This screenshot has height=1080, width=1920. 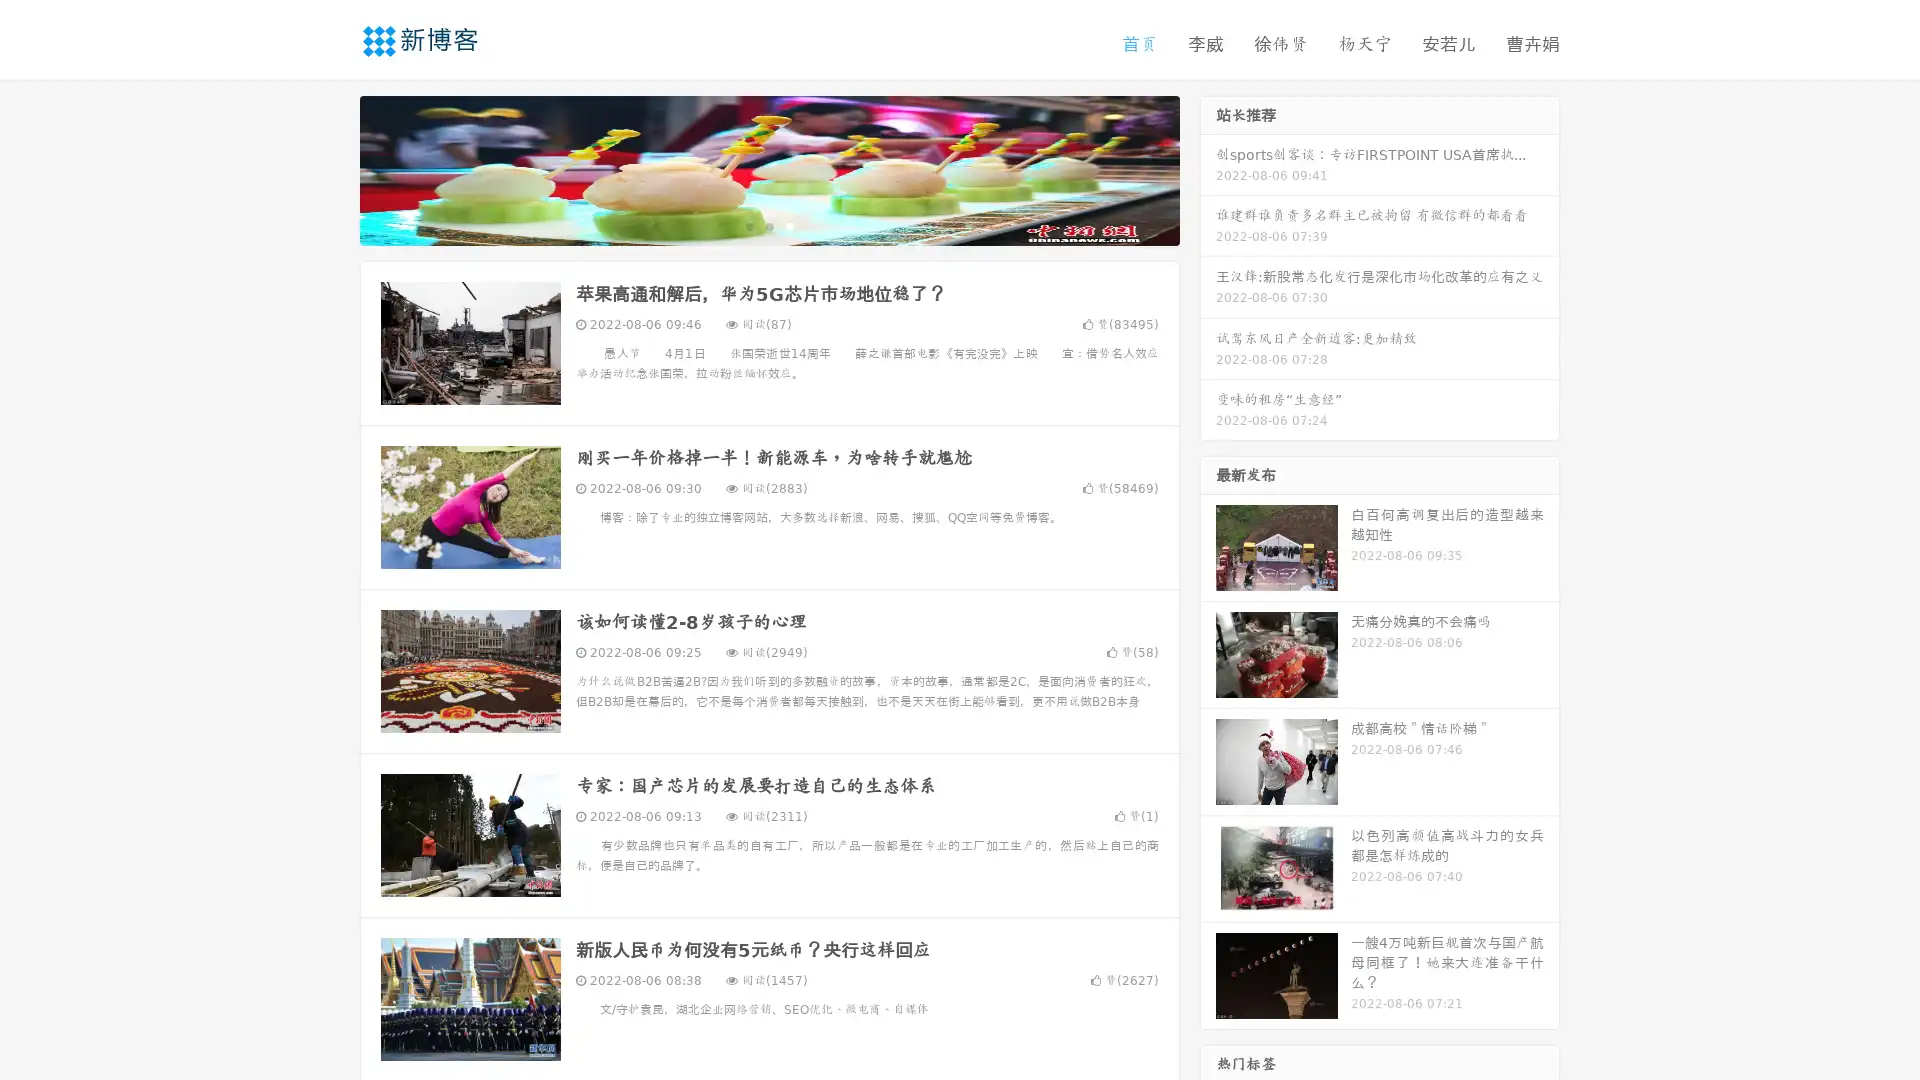 I want to click on Go to slide 2, so click(x=768, y=225).